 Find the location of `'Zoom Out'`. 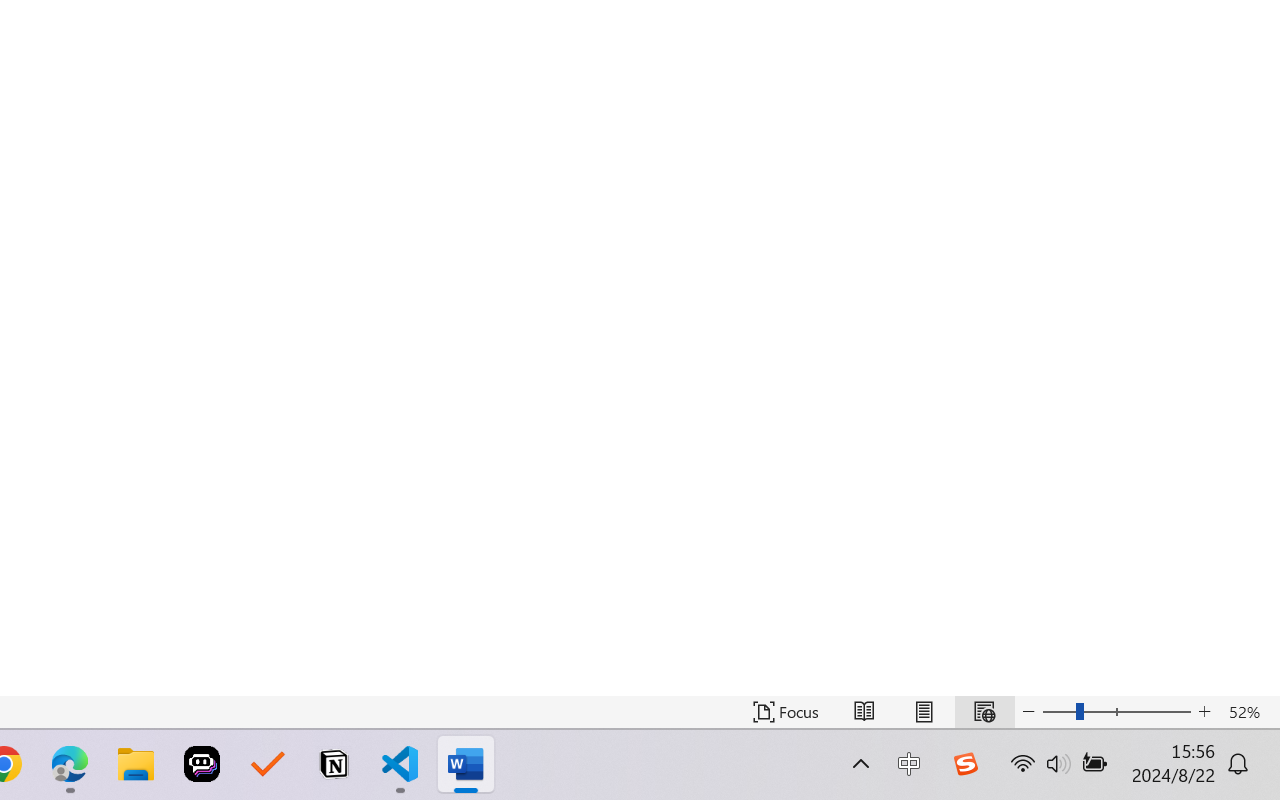

'Zoom Out' is located at coordinates (1058, 711).